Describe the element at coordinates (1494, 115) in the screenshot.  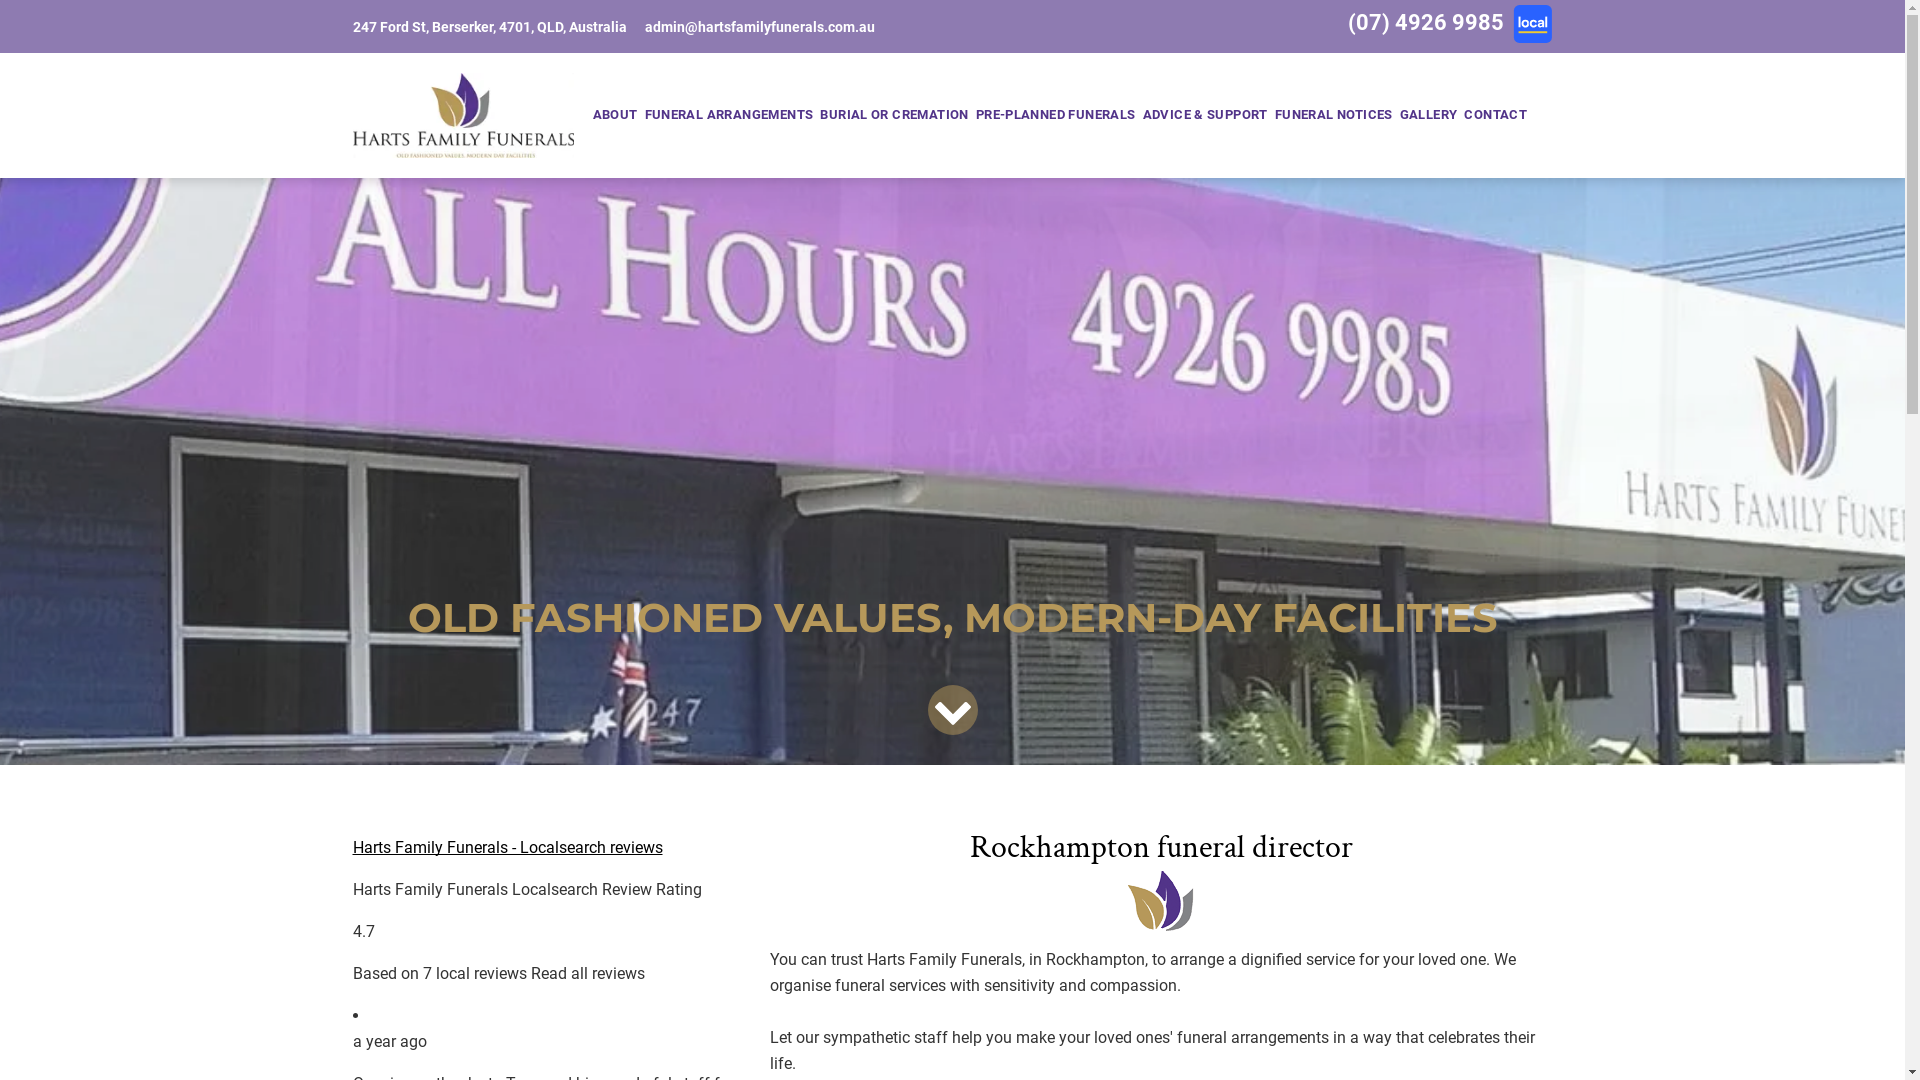
I see `'CONTACT'` at that location.